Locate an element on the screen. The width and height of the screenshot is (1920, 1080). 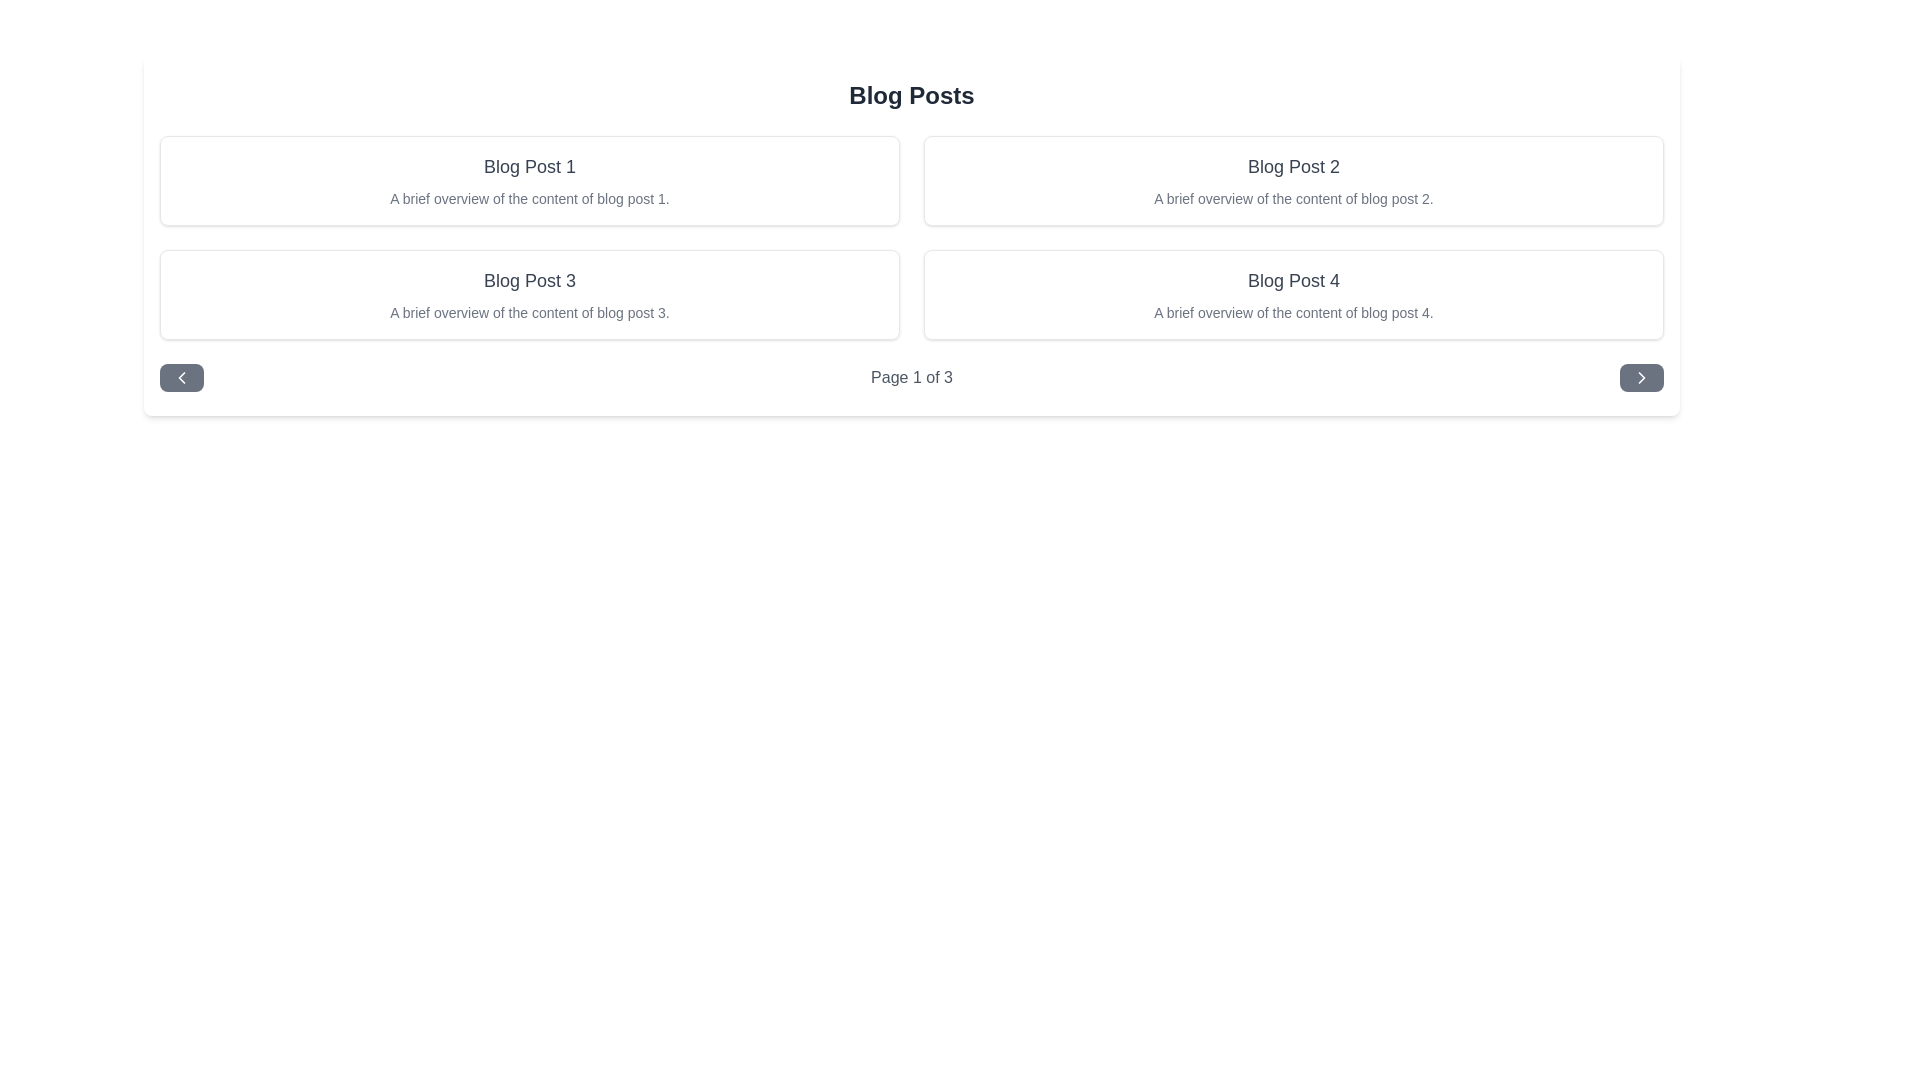
the gray text label that provides a summary of the blog post, located directly below the title 'Blog Post 1' in the top-left card of the grid layout is located at coordinates (529, 199).